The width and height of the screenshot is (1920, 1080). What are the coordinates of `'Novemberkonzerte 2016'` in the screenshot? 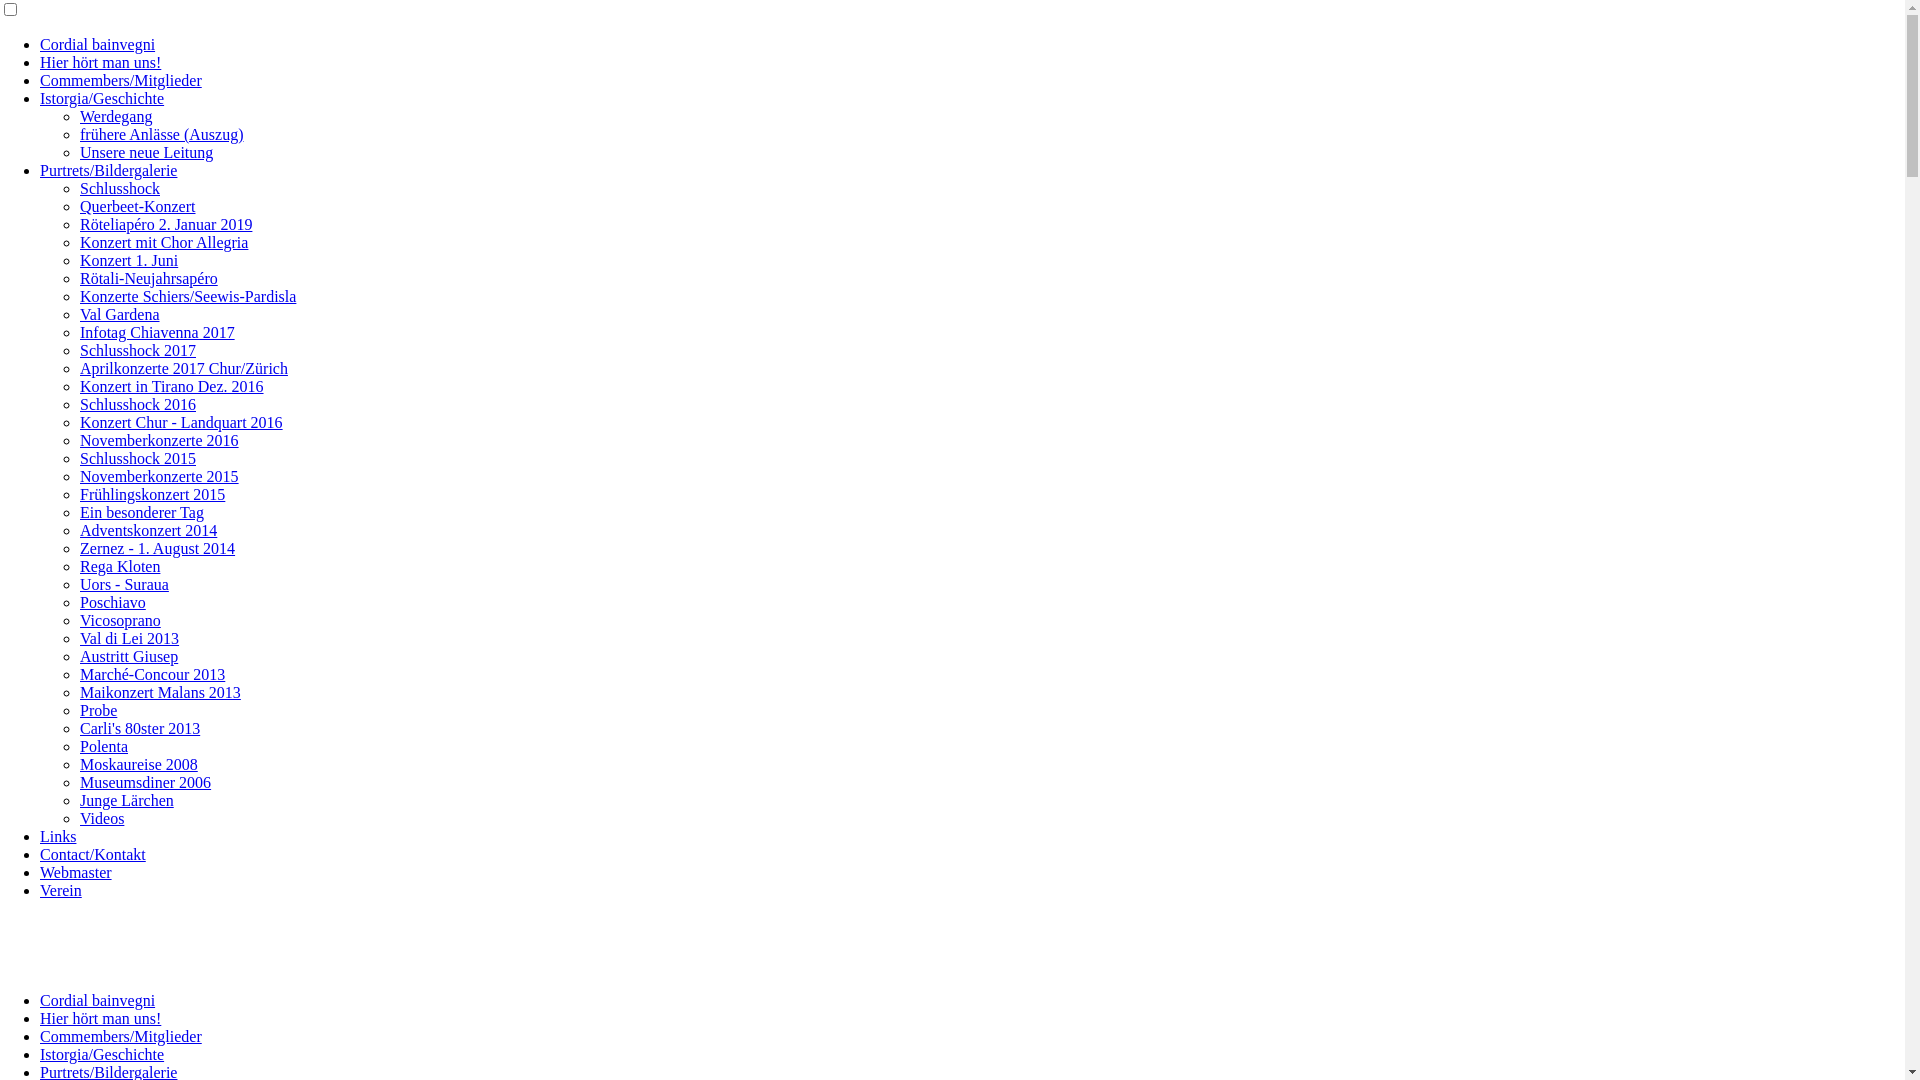 It's located at (80, 439).